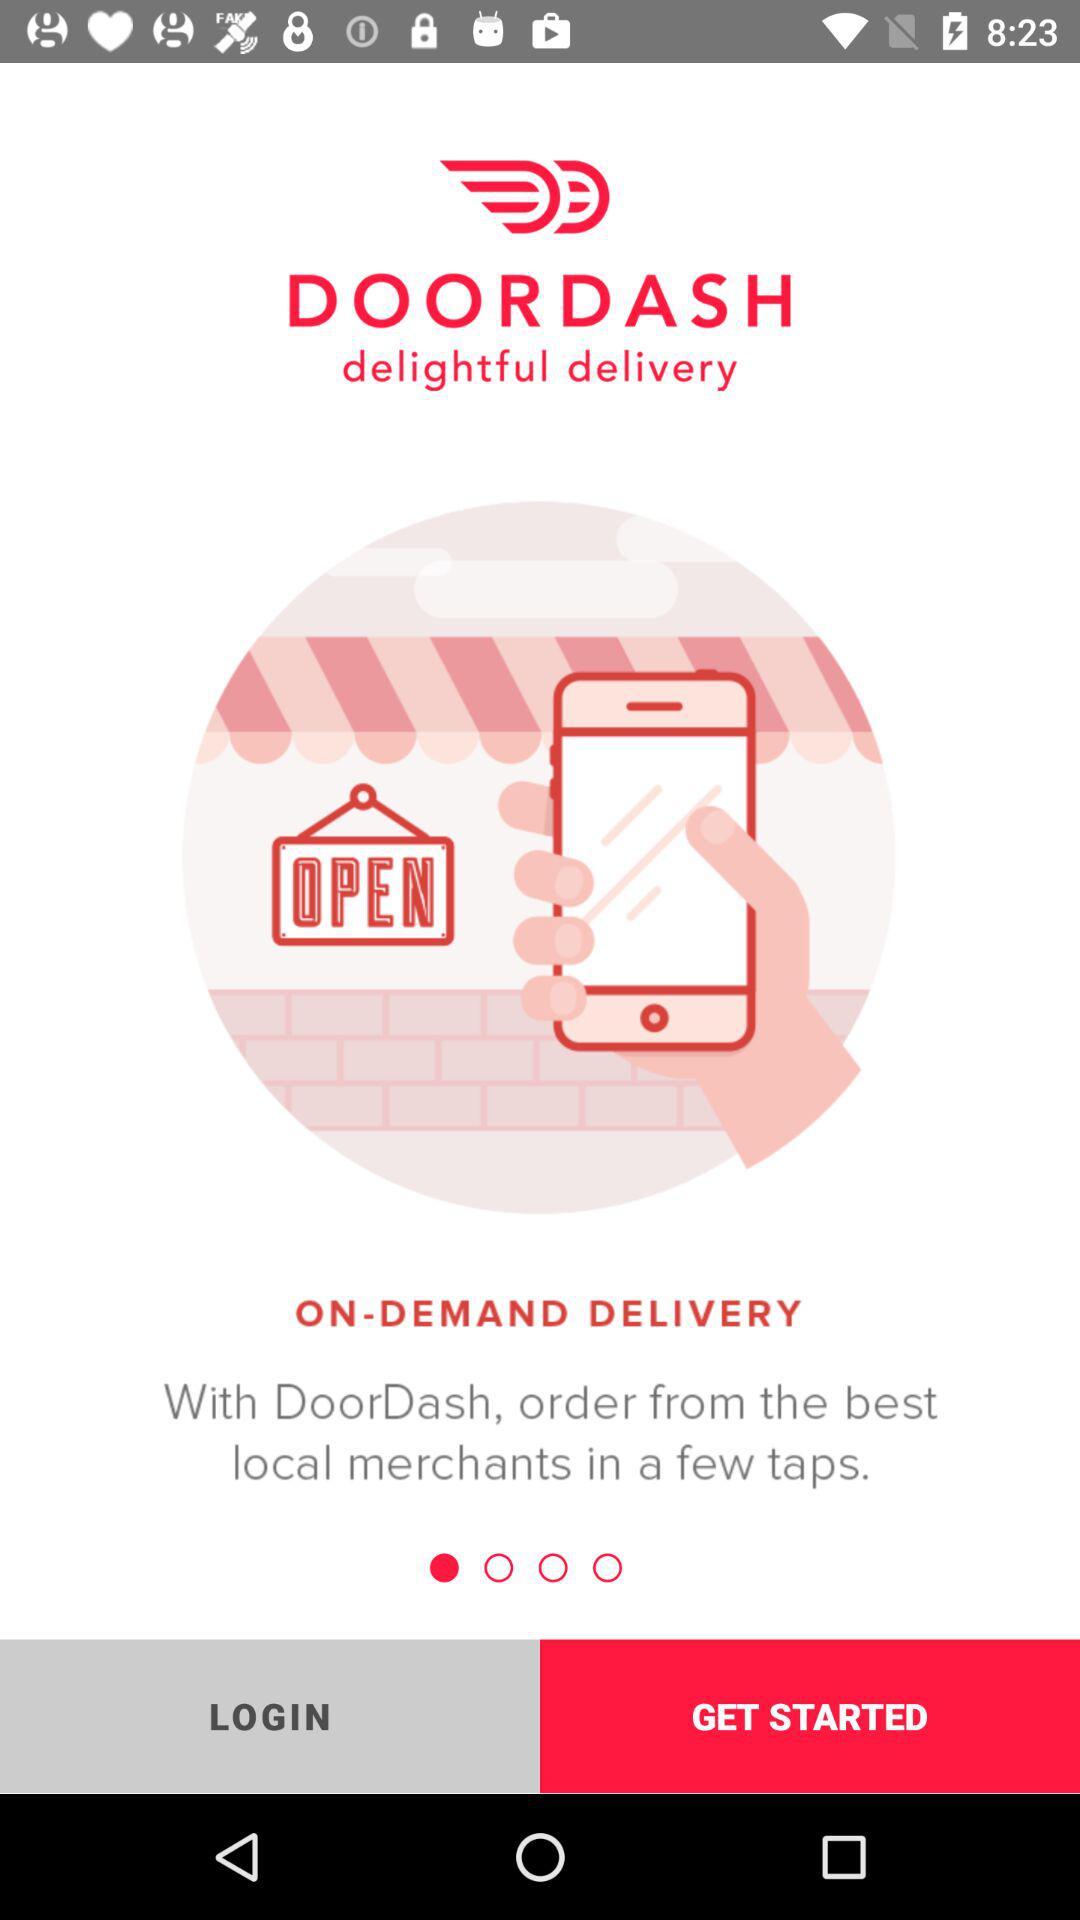  What do you see at coordinates (810, 1715) in the screenshot?
I see `get started item` at bounding box center [810, 1715].